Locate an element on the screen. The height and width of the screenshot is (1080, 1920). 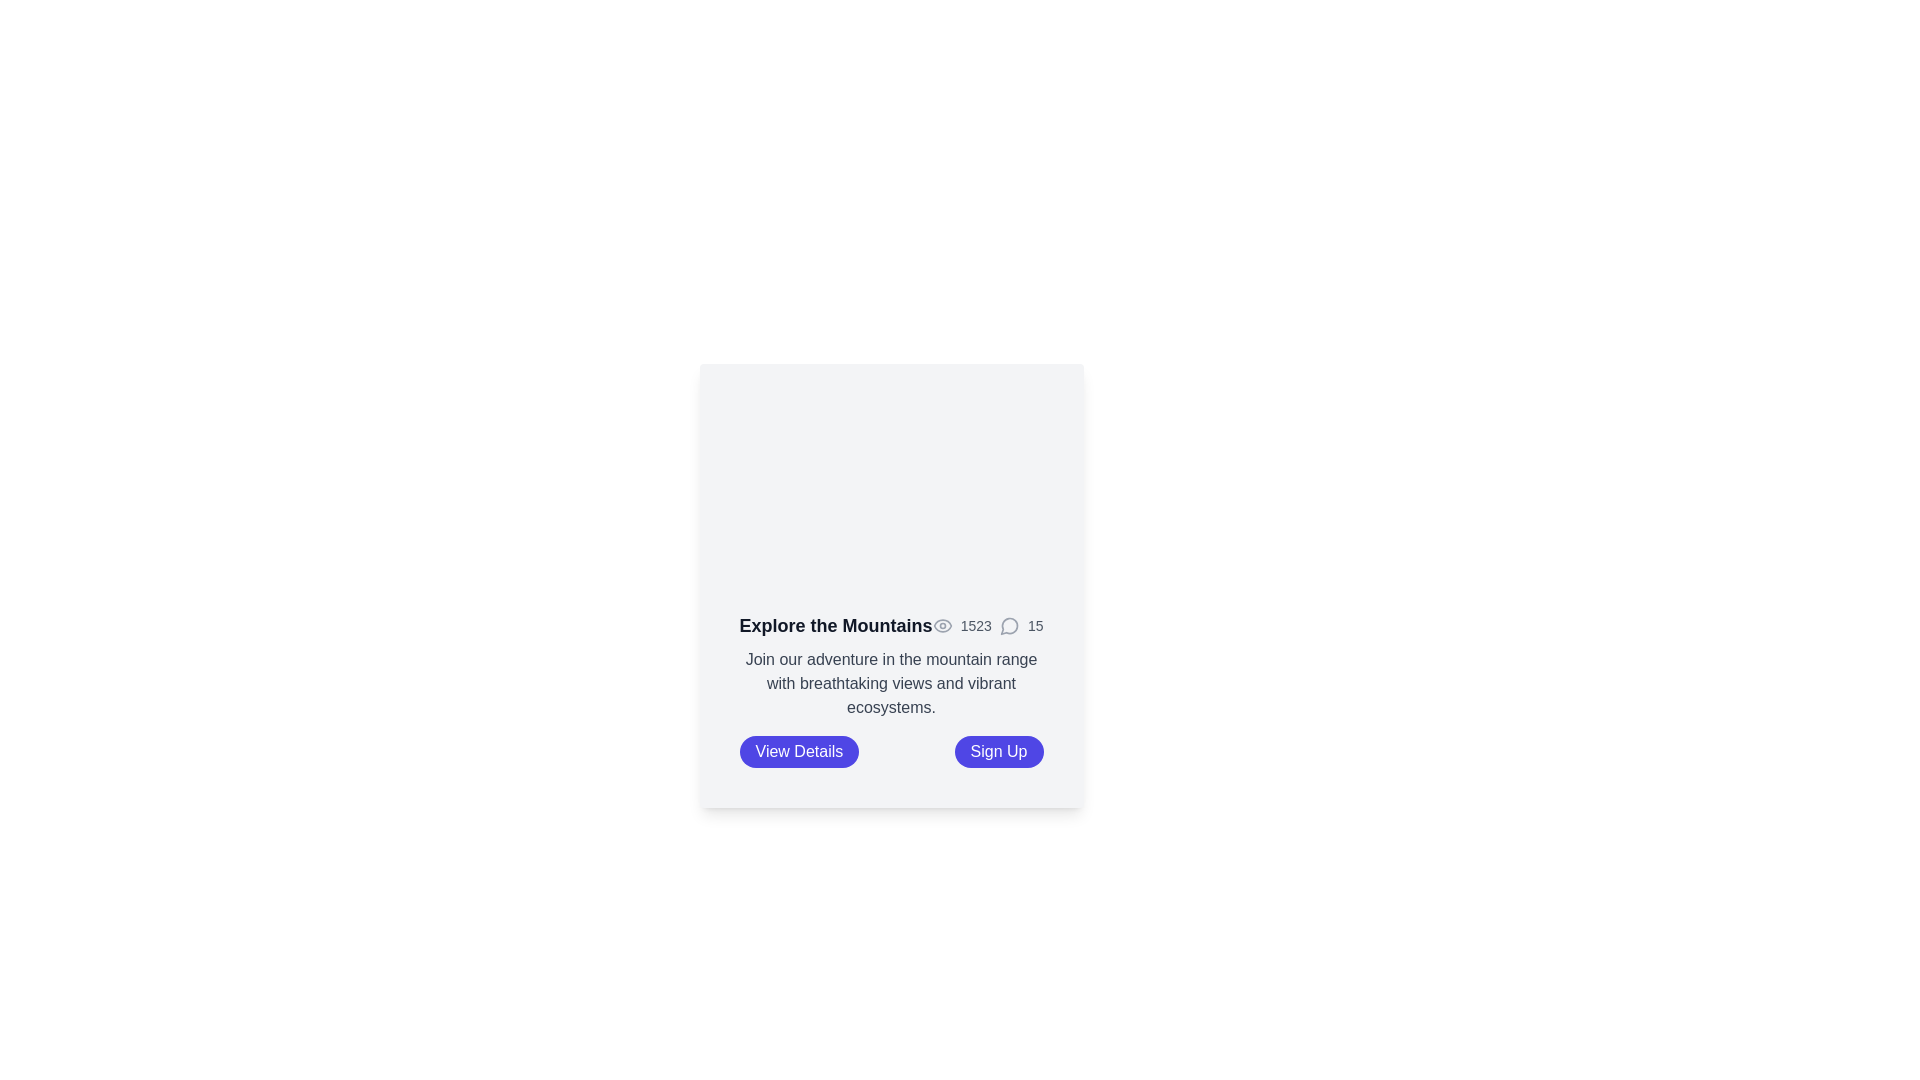
the informational display that shows views and comments with numerical data next to the title 'Explore the Mountains' is located at coordinates (988, 624).